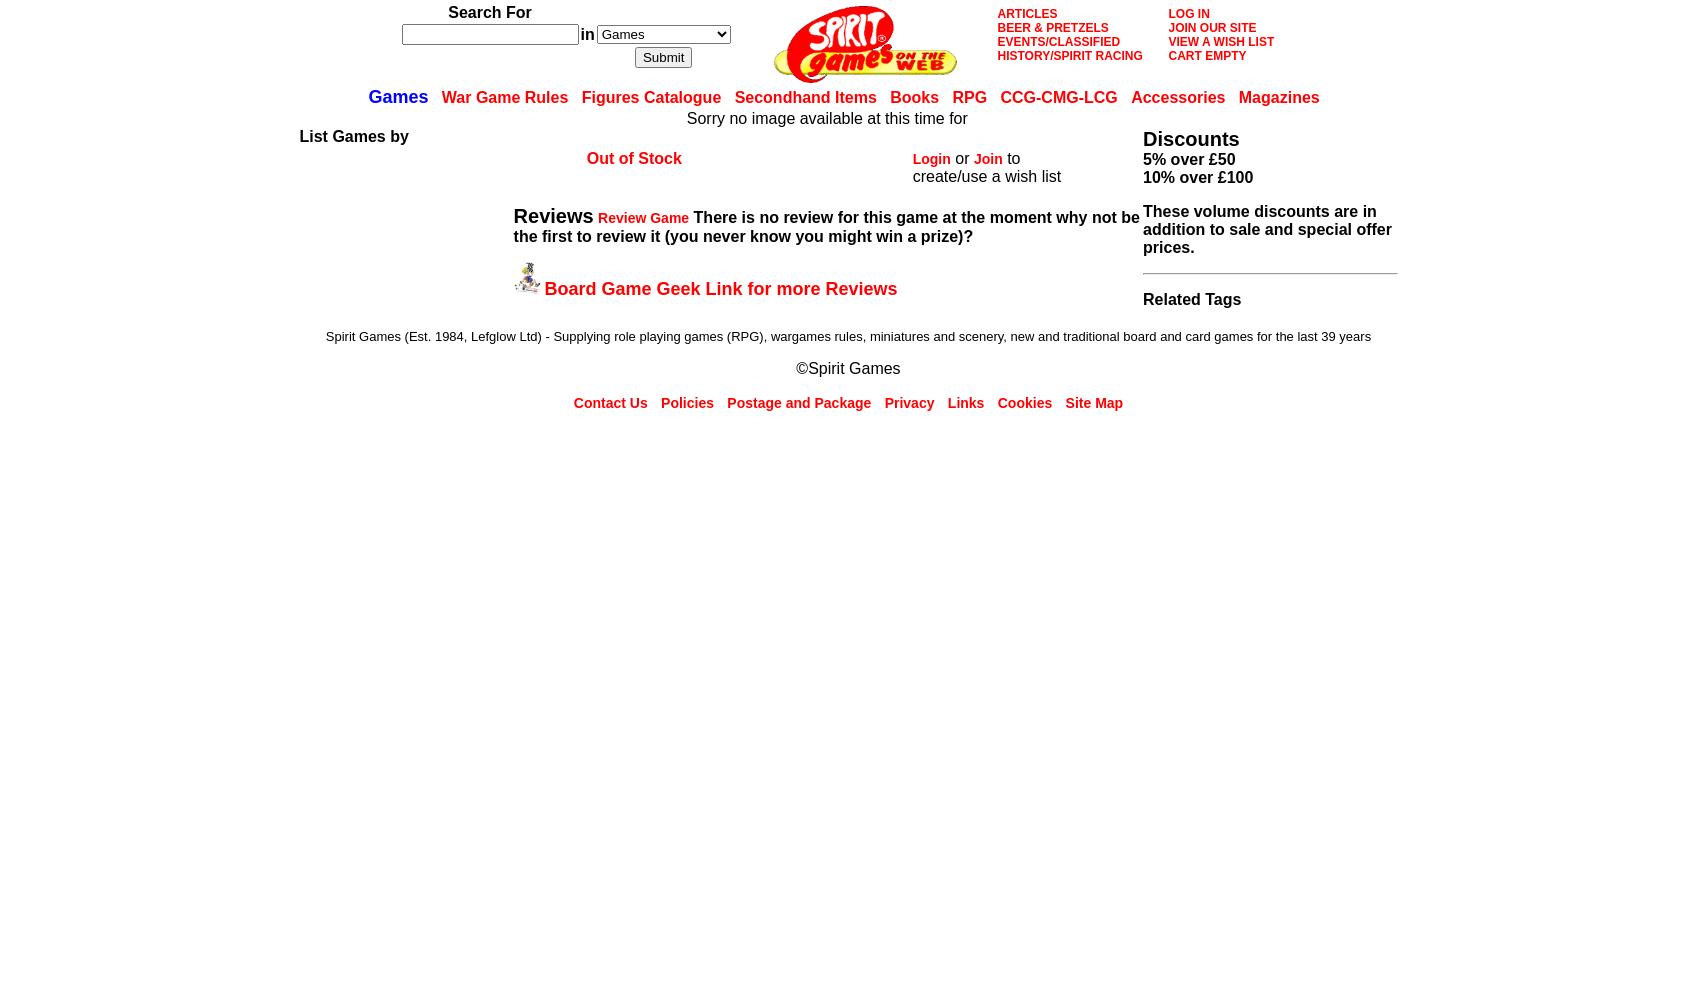  I want to click on 'Contact Us', so click(609, 403).